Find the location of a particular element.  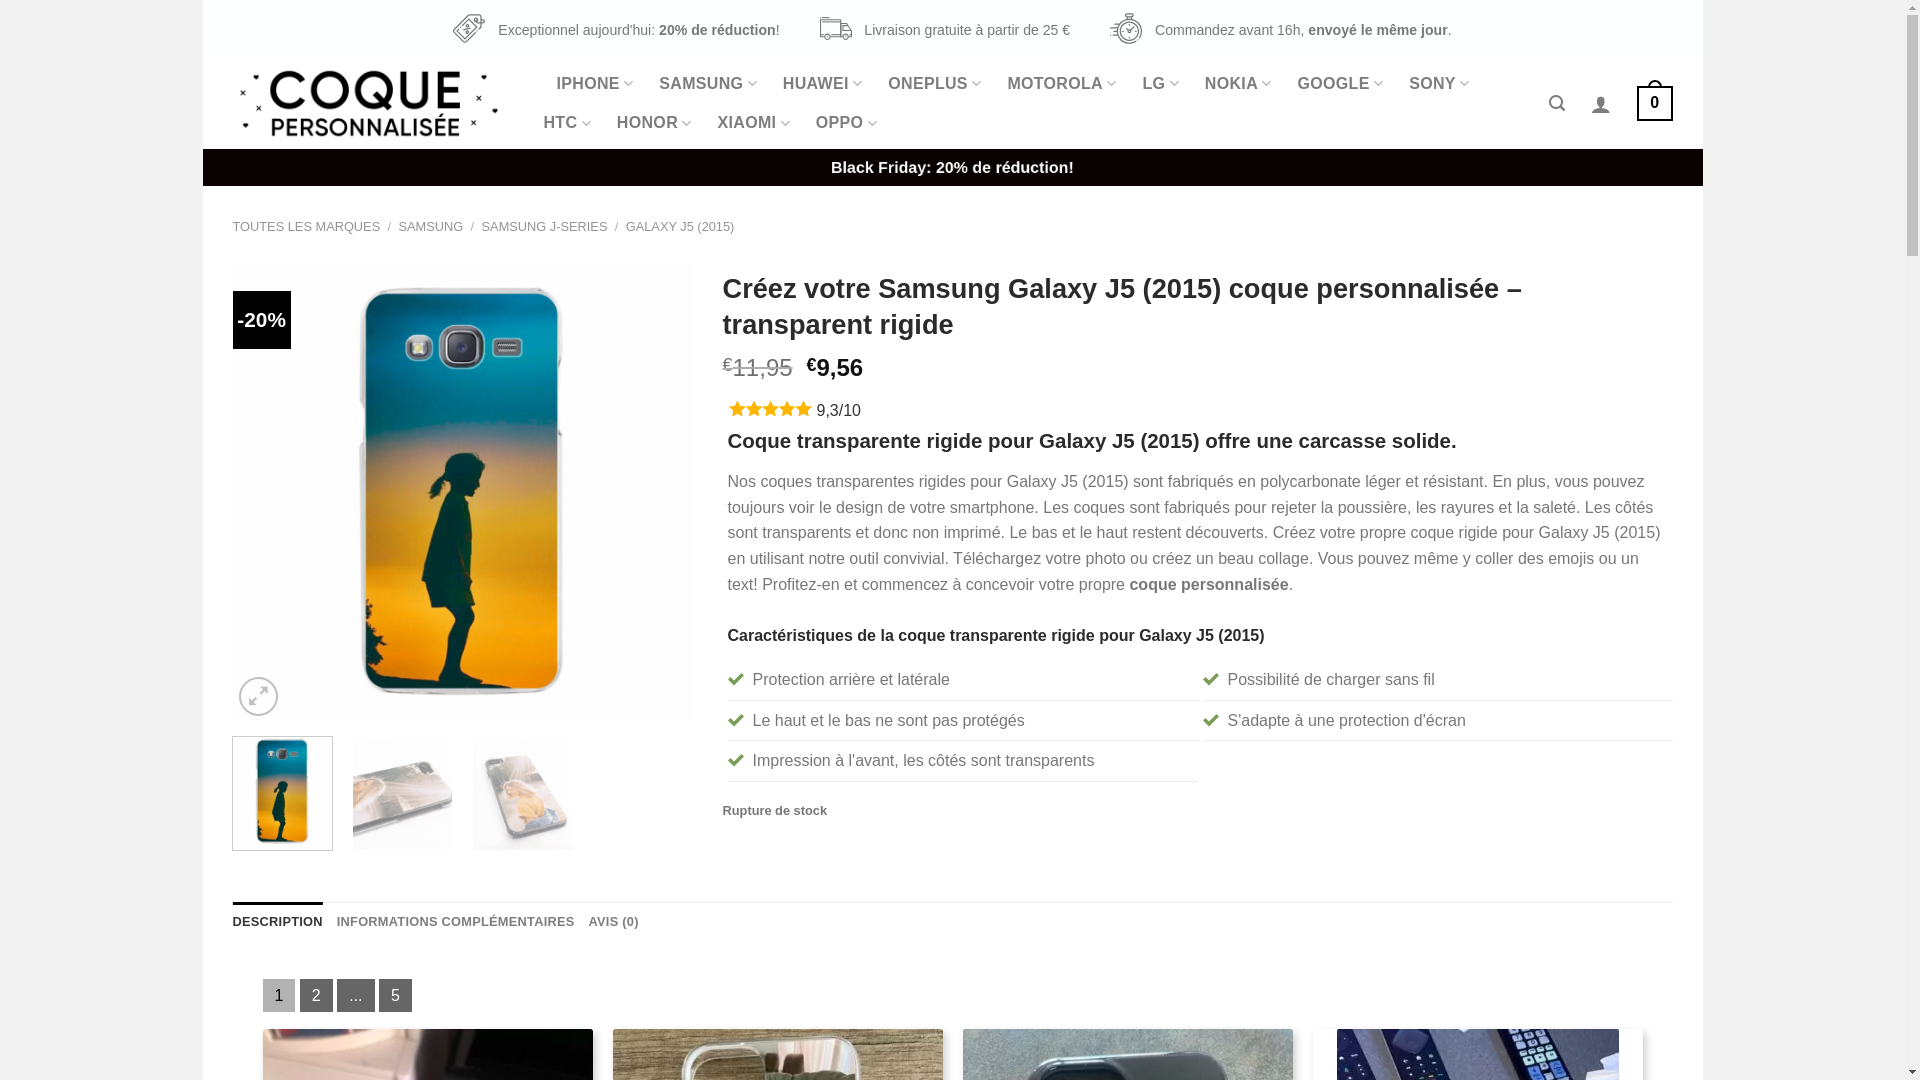

'GOOGLE' is located at coordinates (1340, 82).